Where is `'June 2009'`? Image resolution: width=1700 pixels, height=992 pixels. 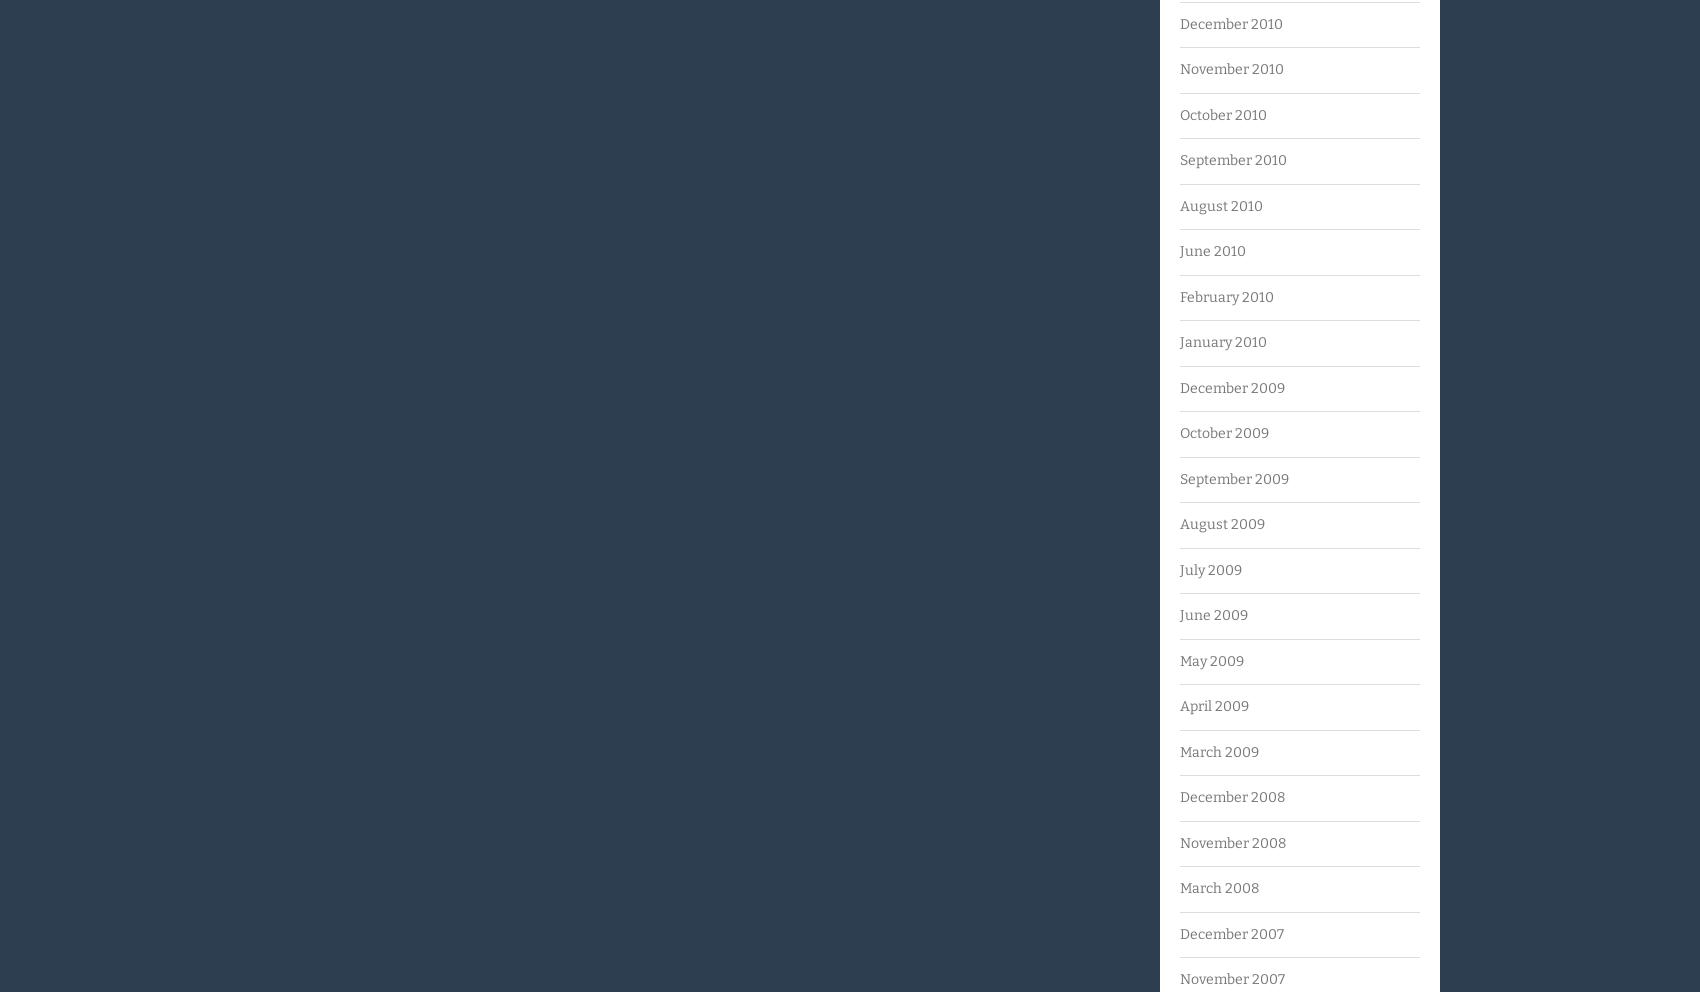
'June 2009' is located at coordinates (1212, 614).